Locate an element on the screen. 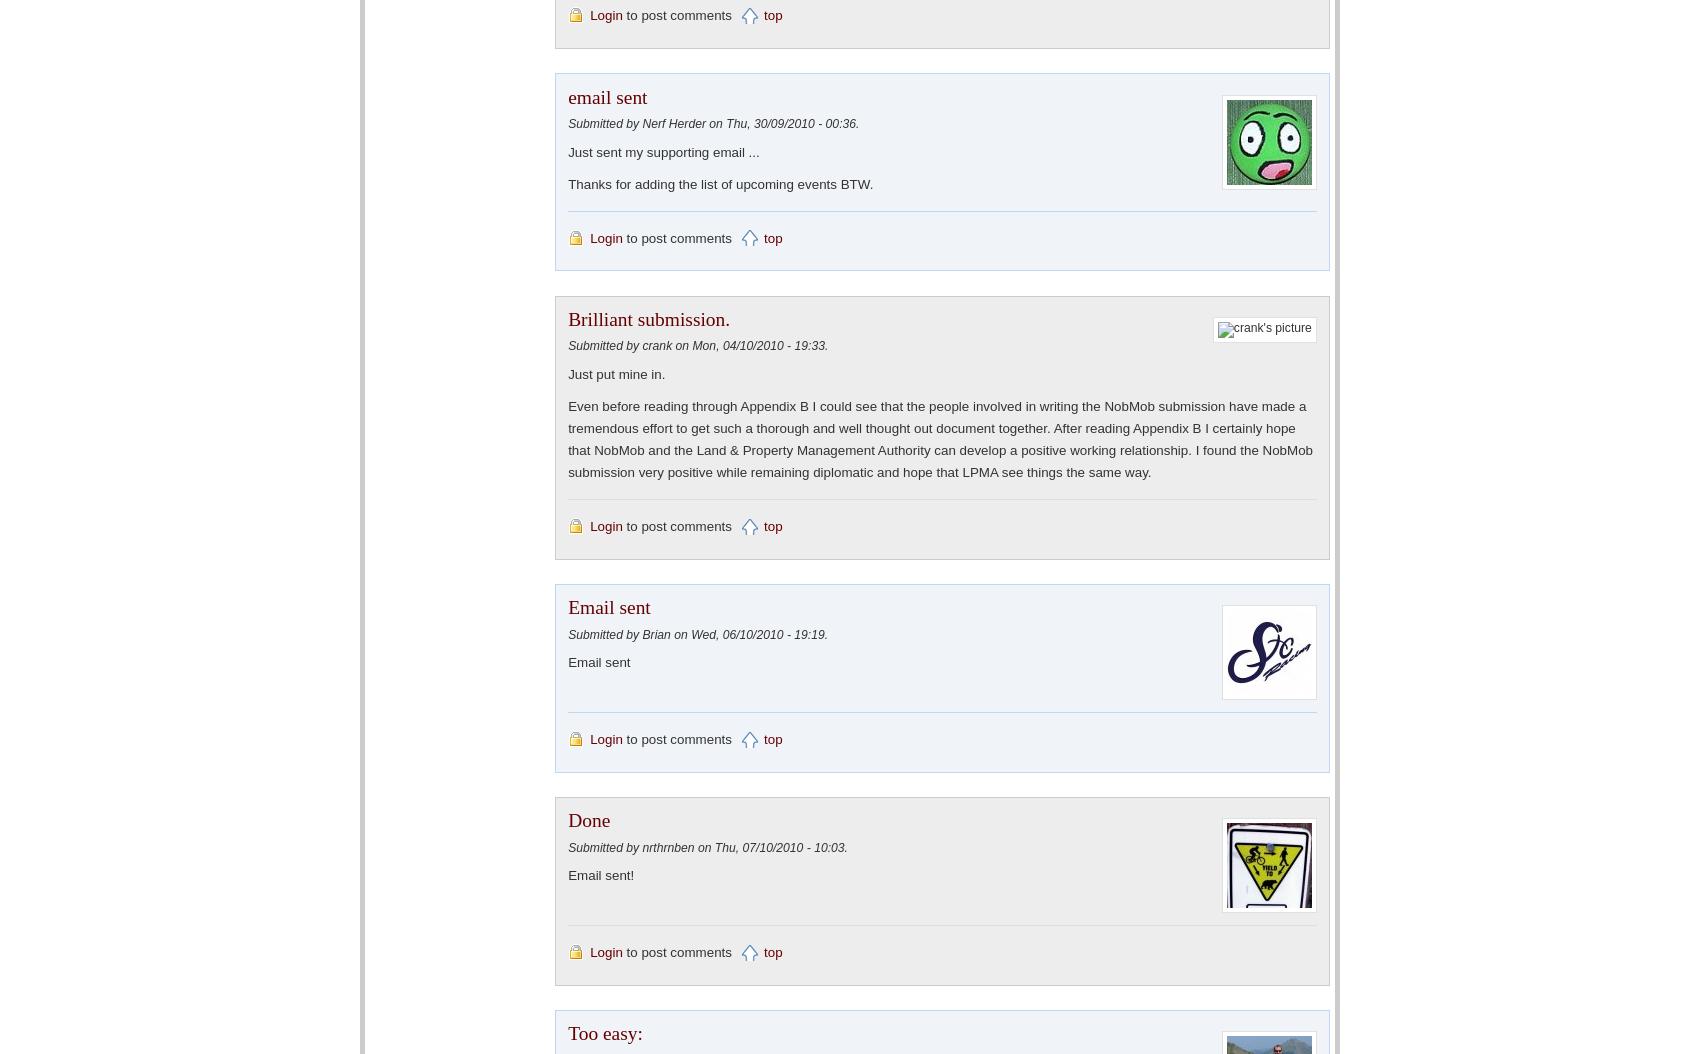  'Submitted by Nerf Herder on Thu, 30/09/2010 - 00:36.' is located at coordinates (566, 123).